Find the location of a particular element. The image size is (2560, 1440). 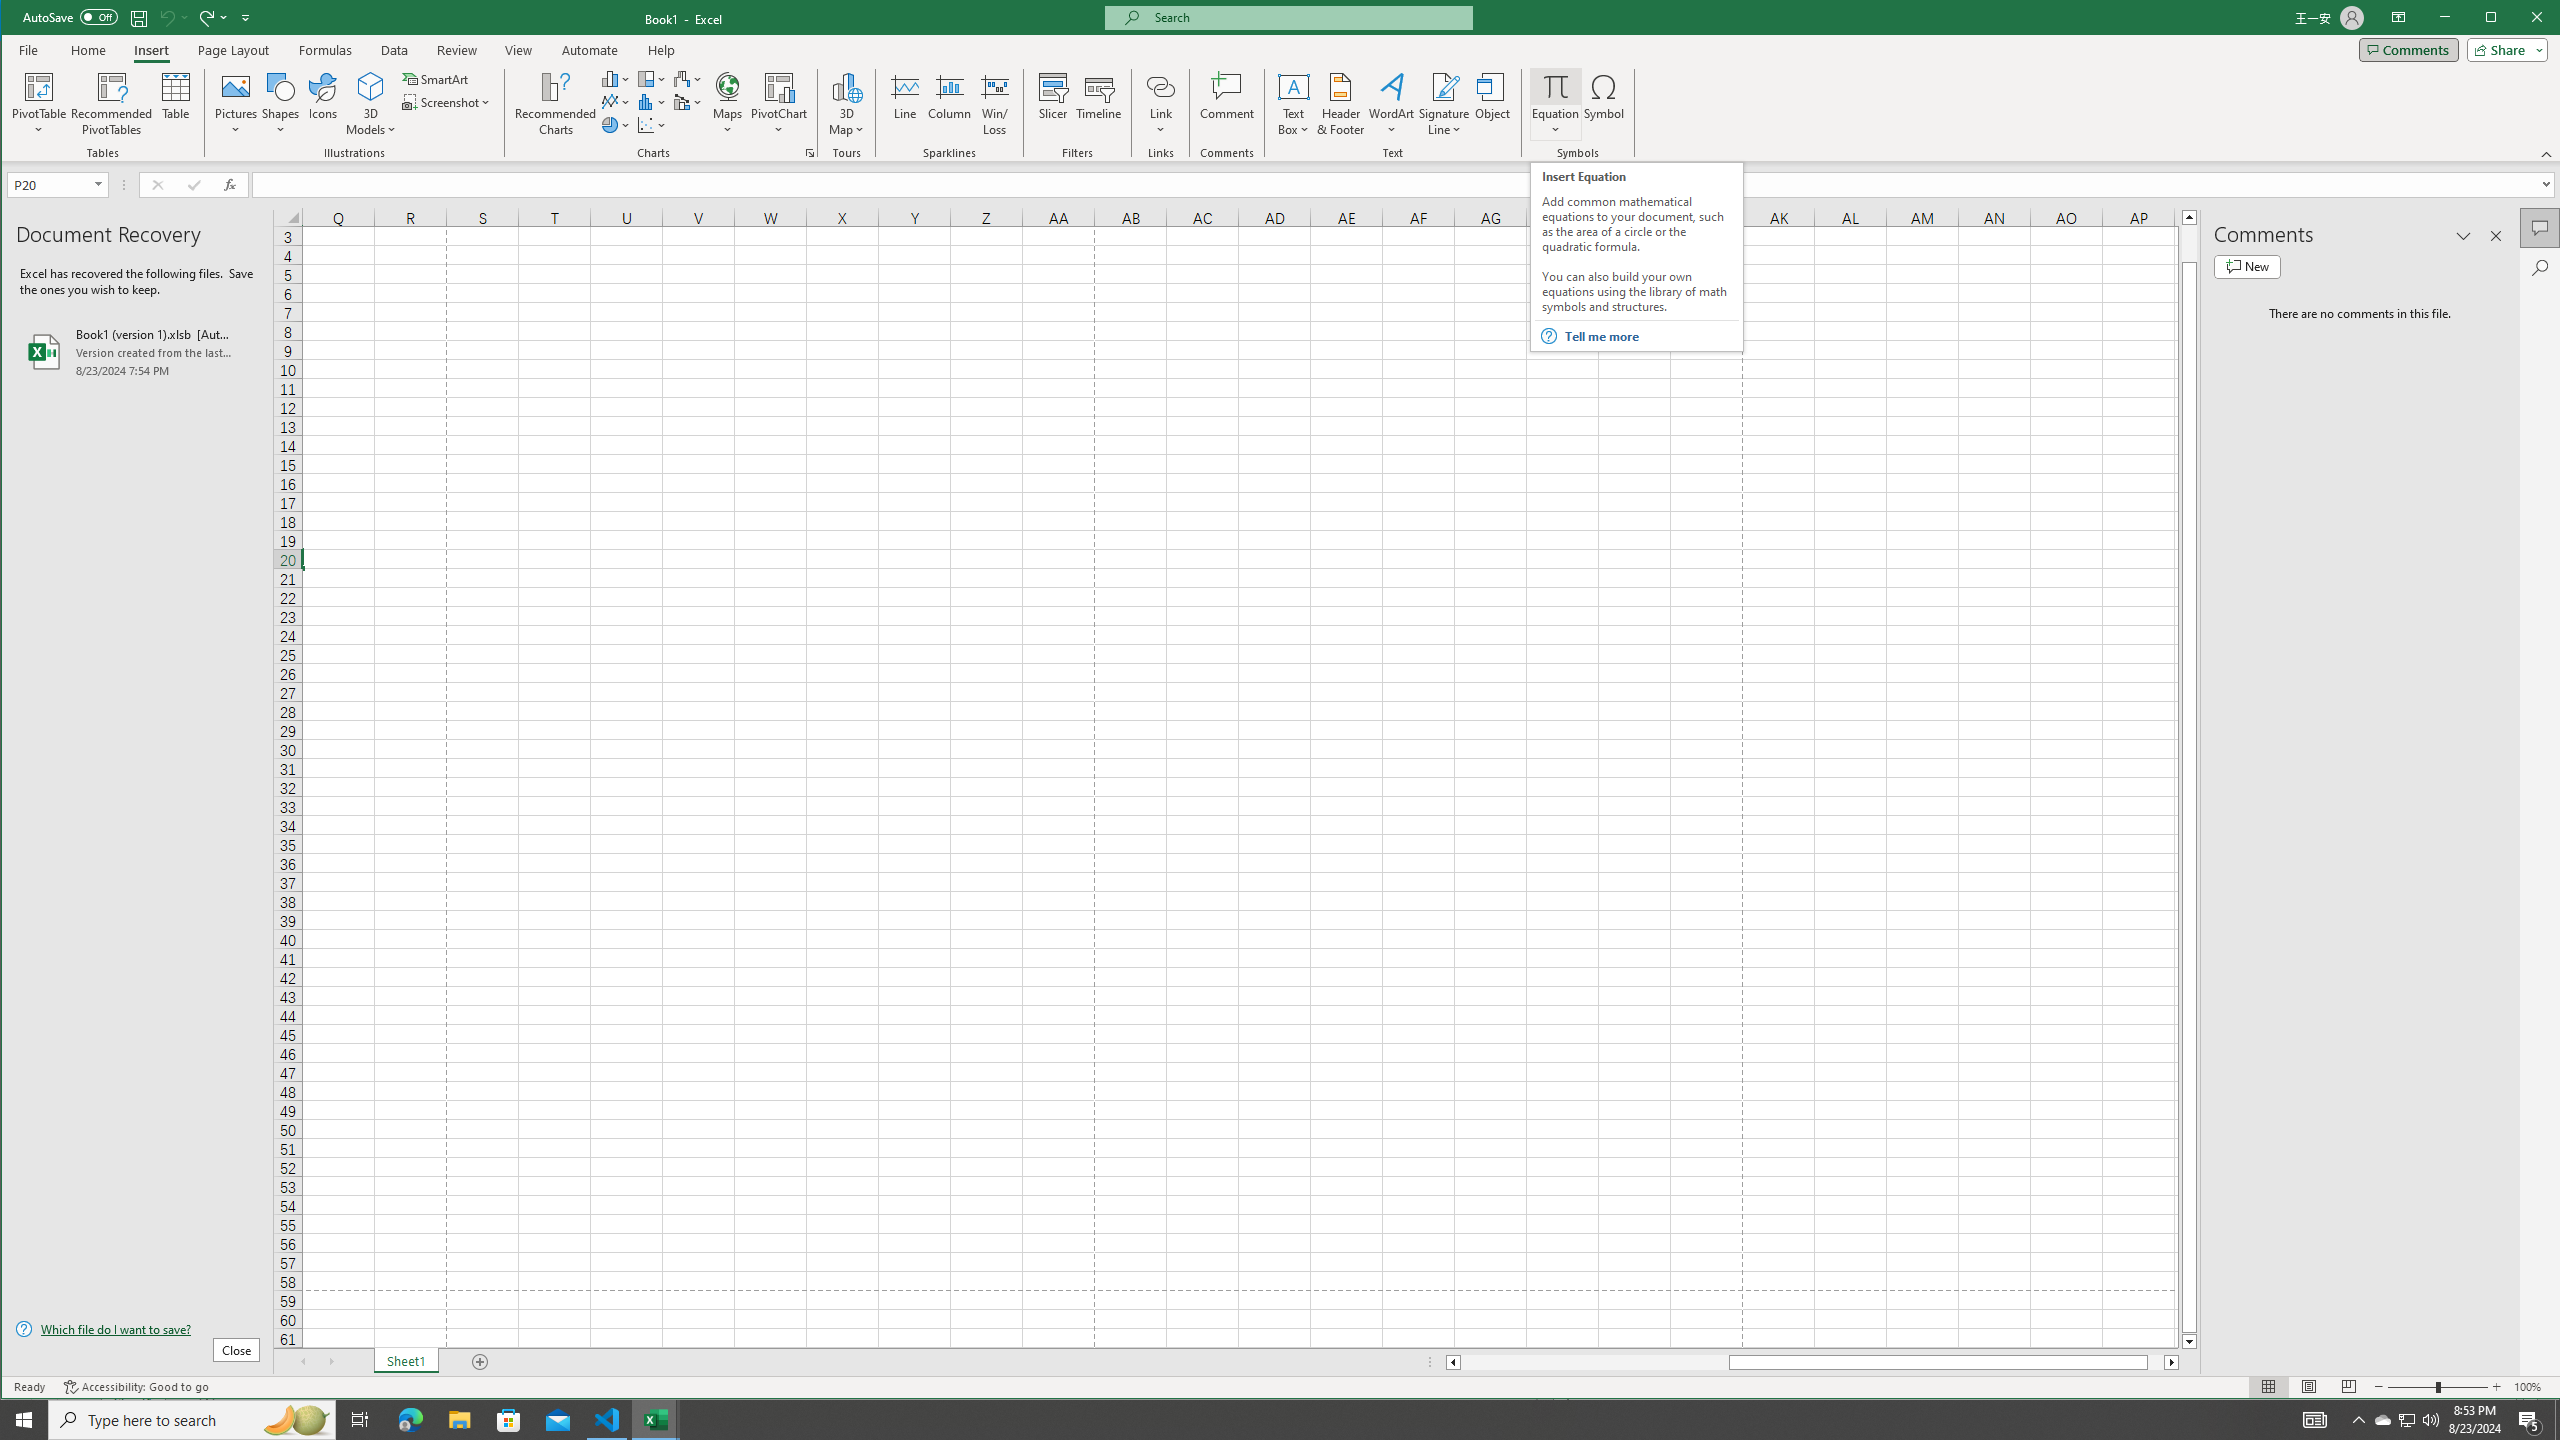

'Table' is located at coordinates (175, 103).